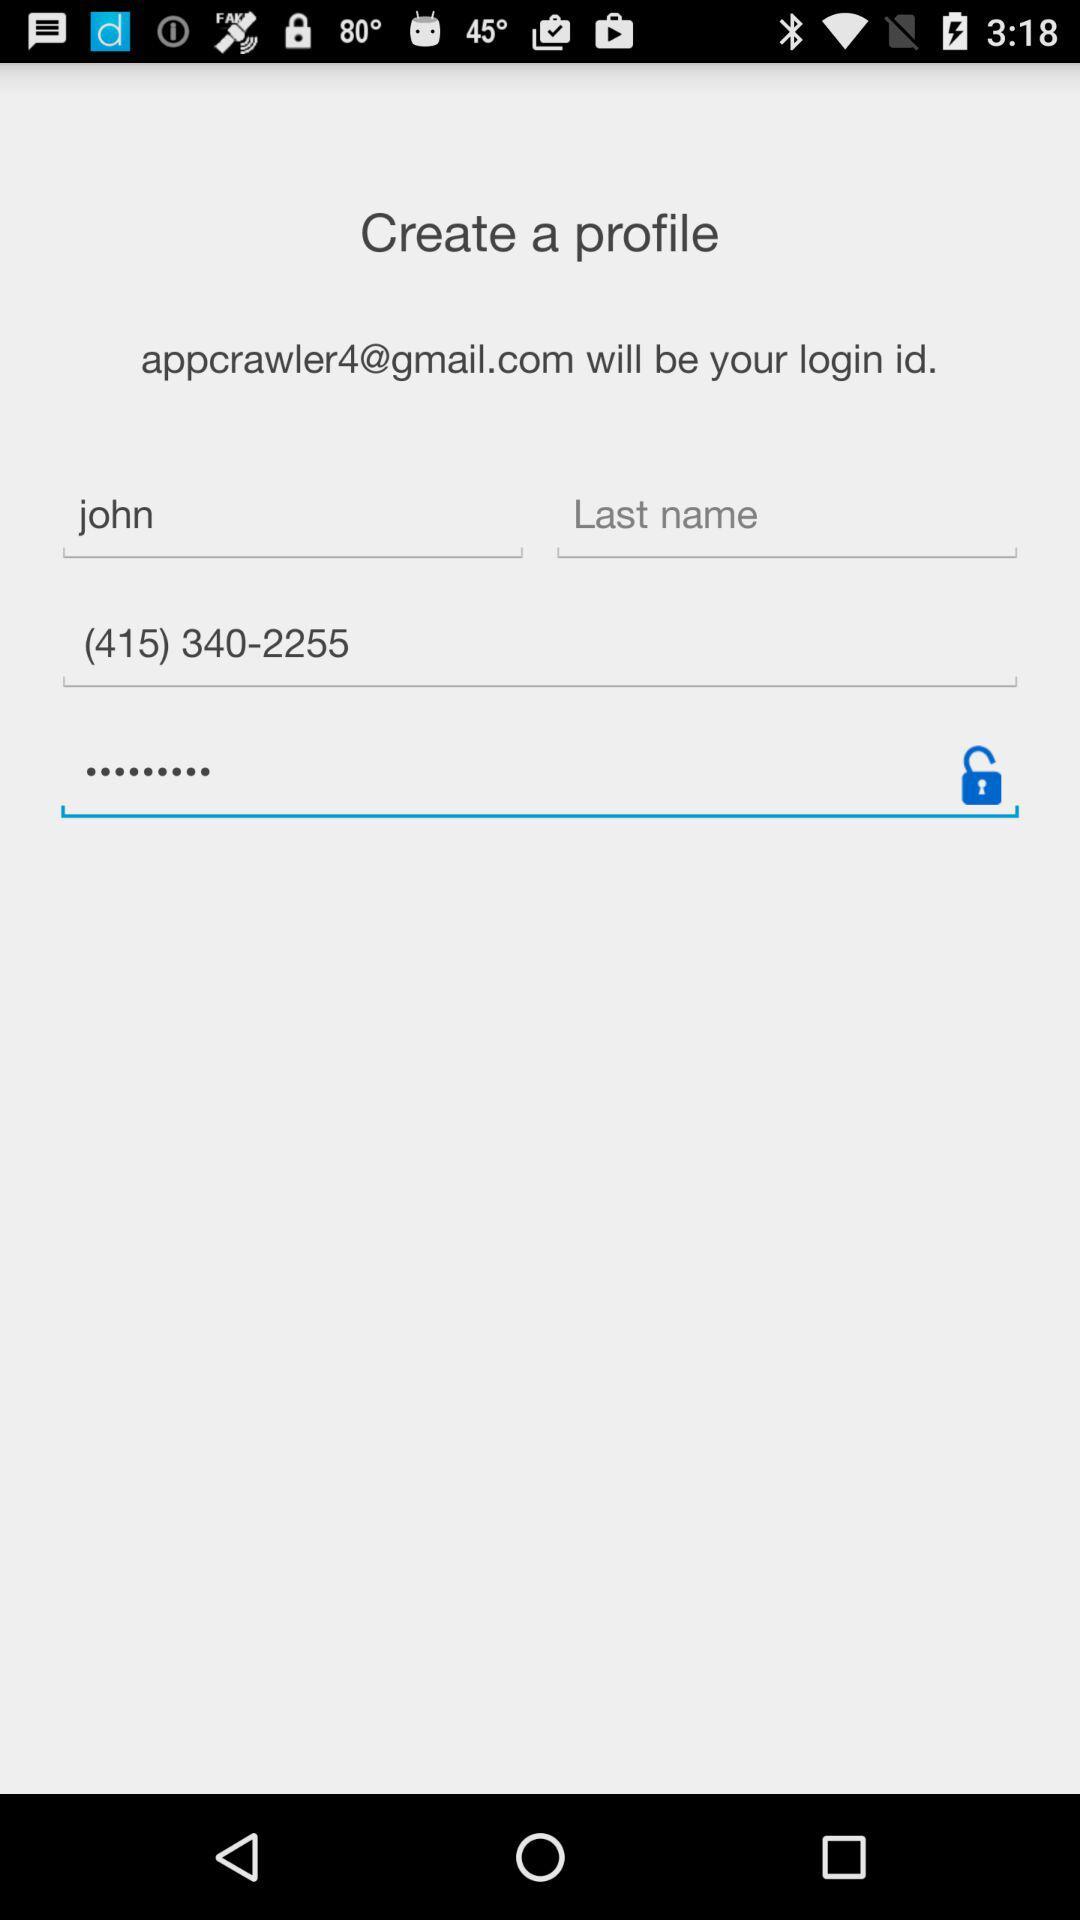 This screenshot has height=1920, width=1080. What do you see at coordinates (292, 517) in the screenshot?
I see `item at the top left corner` at bounding box center [292, 517].